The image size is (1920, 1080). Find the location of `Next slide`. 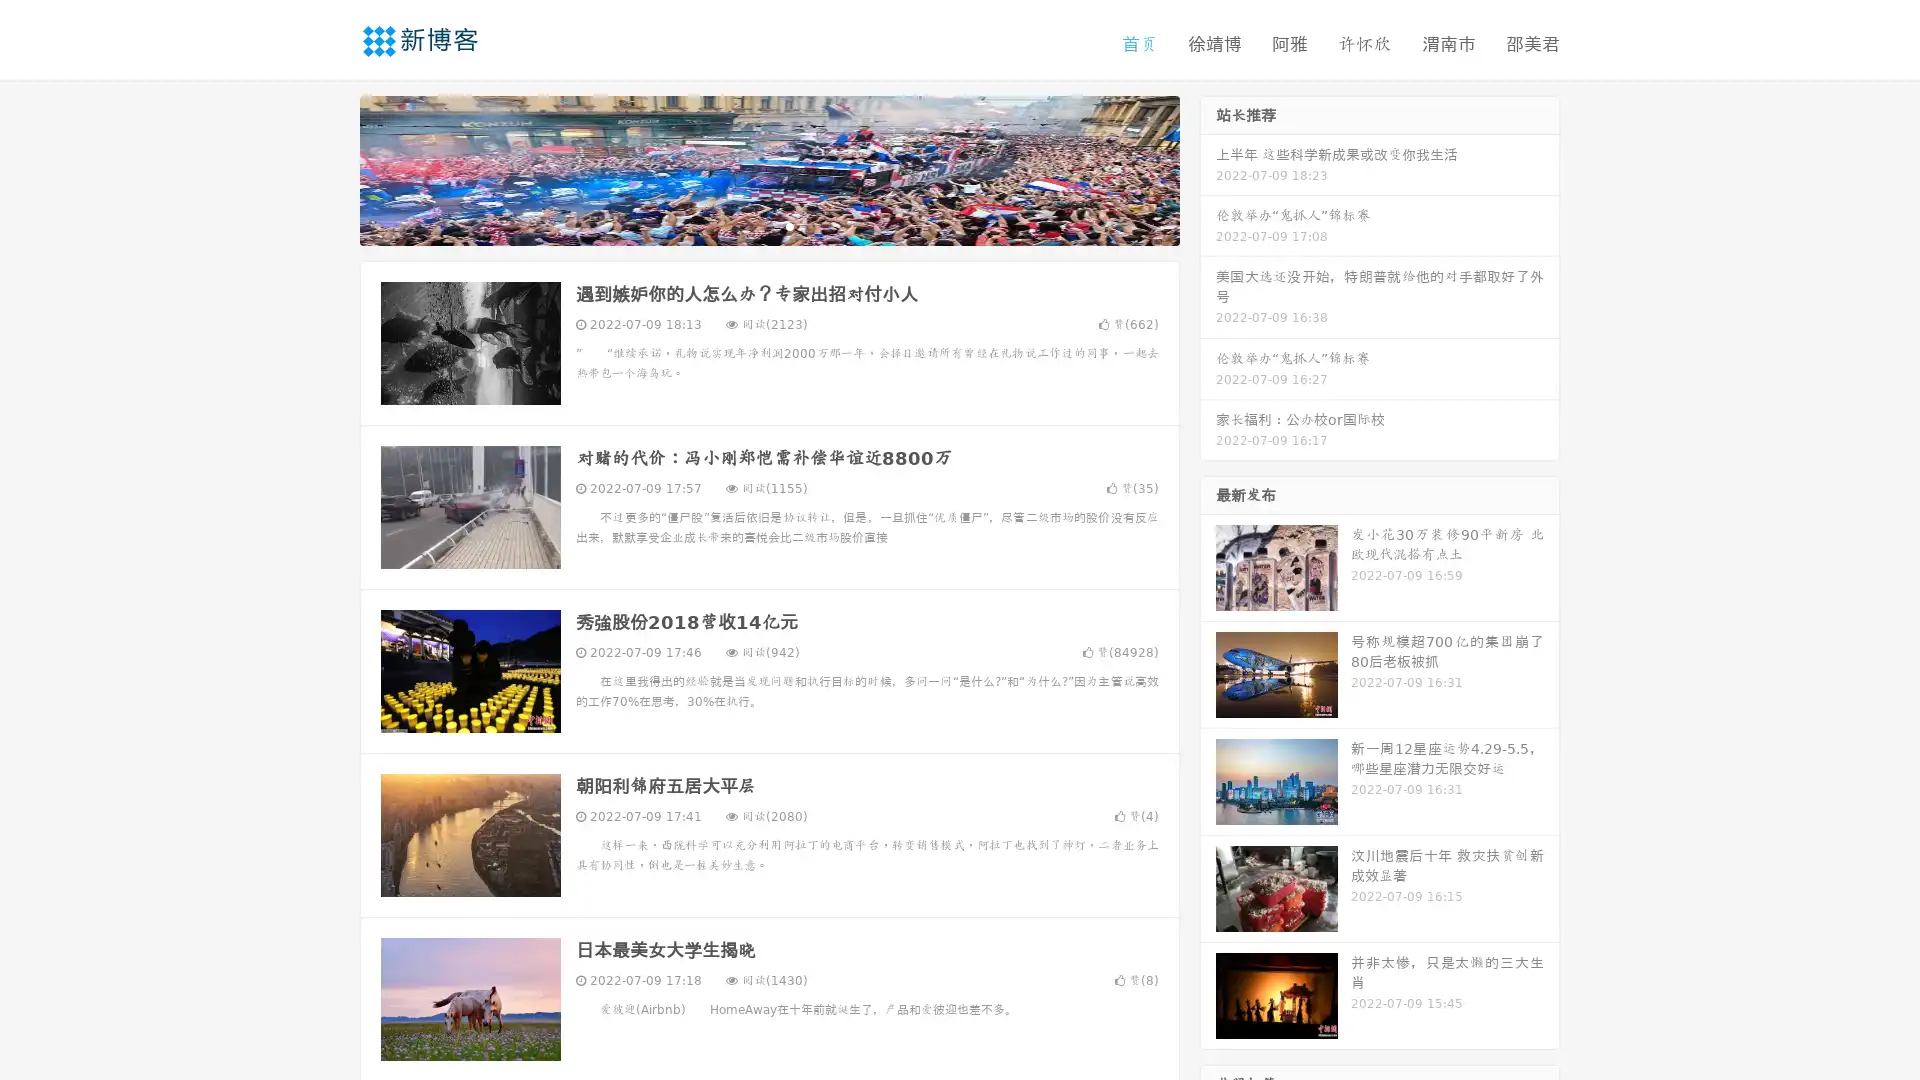

Next slide is located at coordinates (1208, 168).